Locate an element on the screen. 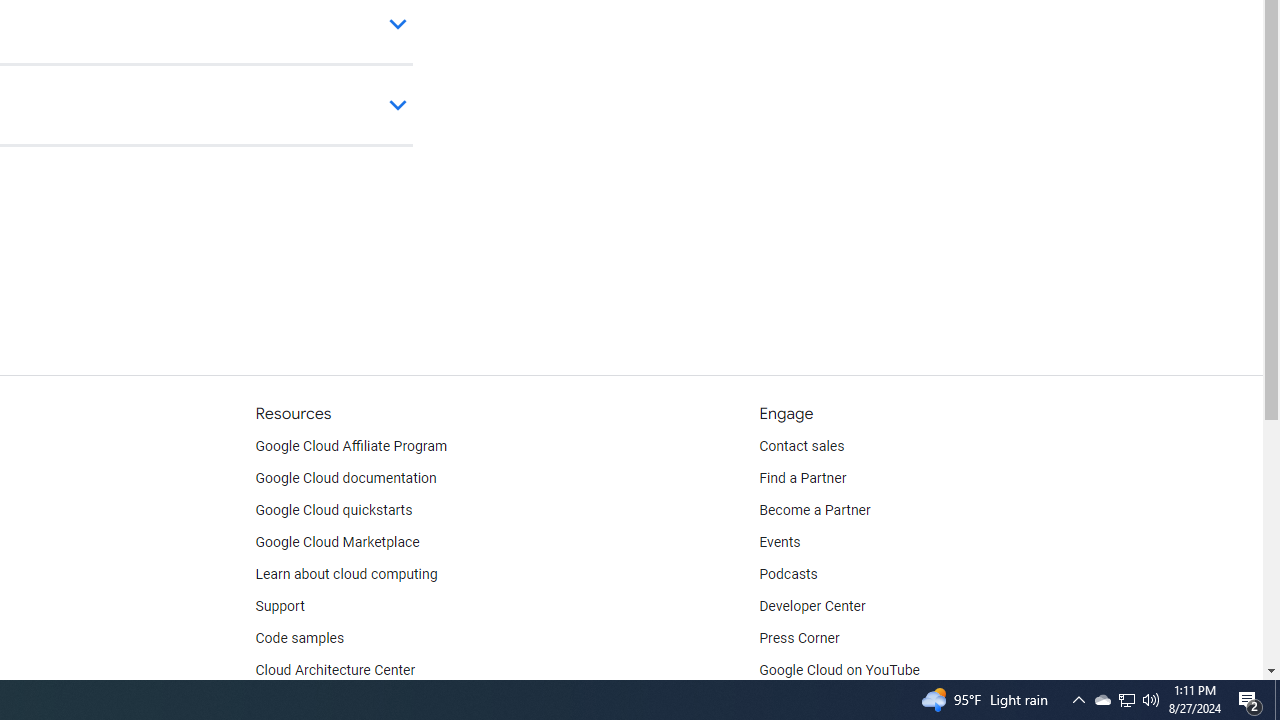  'Google Cloud Marketplace' is located at coordinates (337, 542).